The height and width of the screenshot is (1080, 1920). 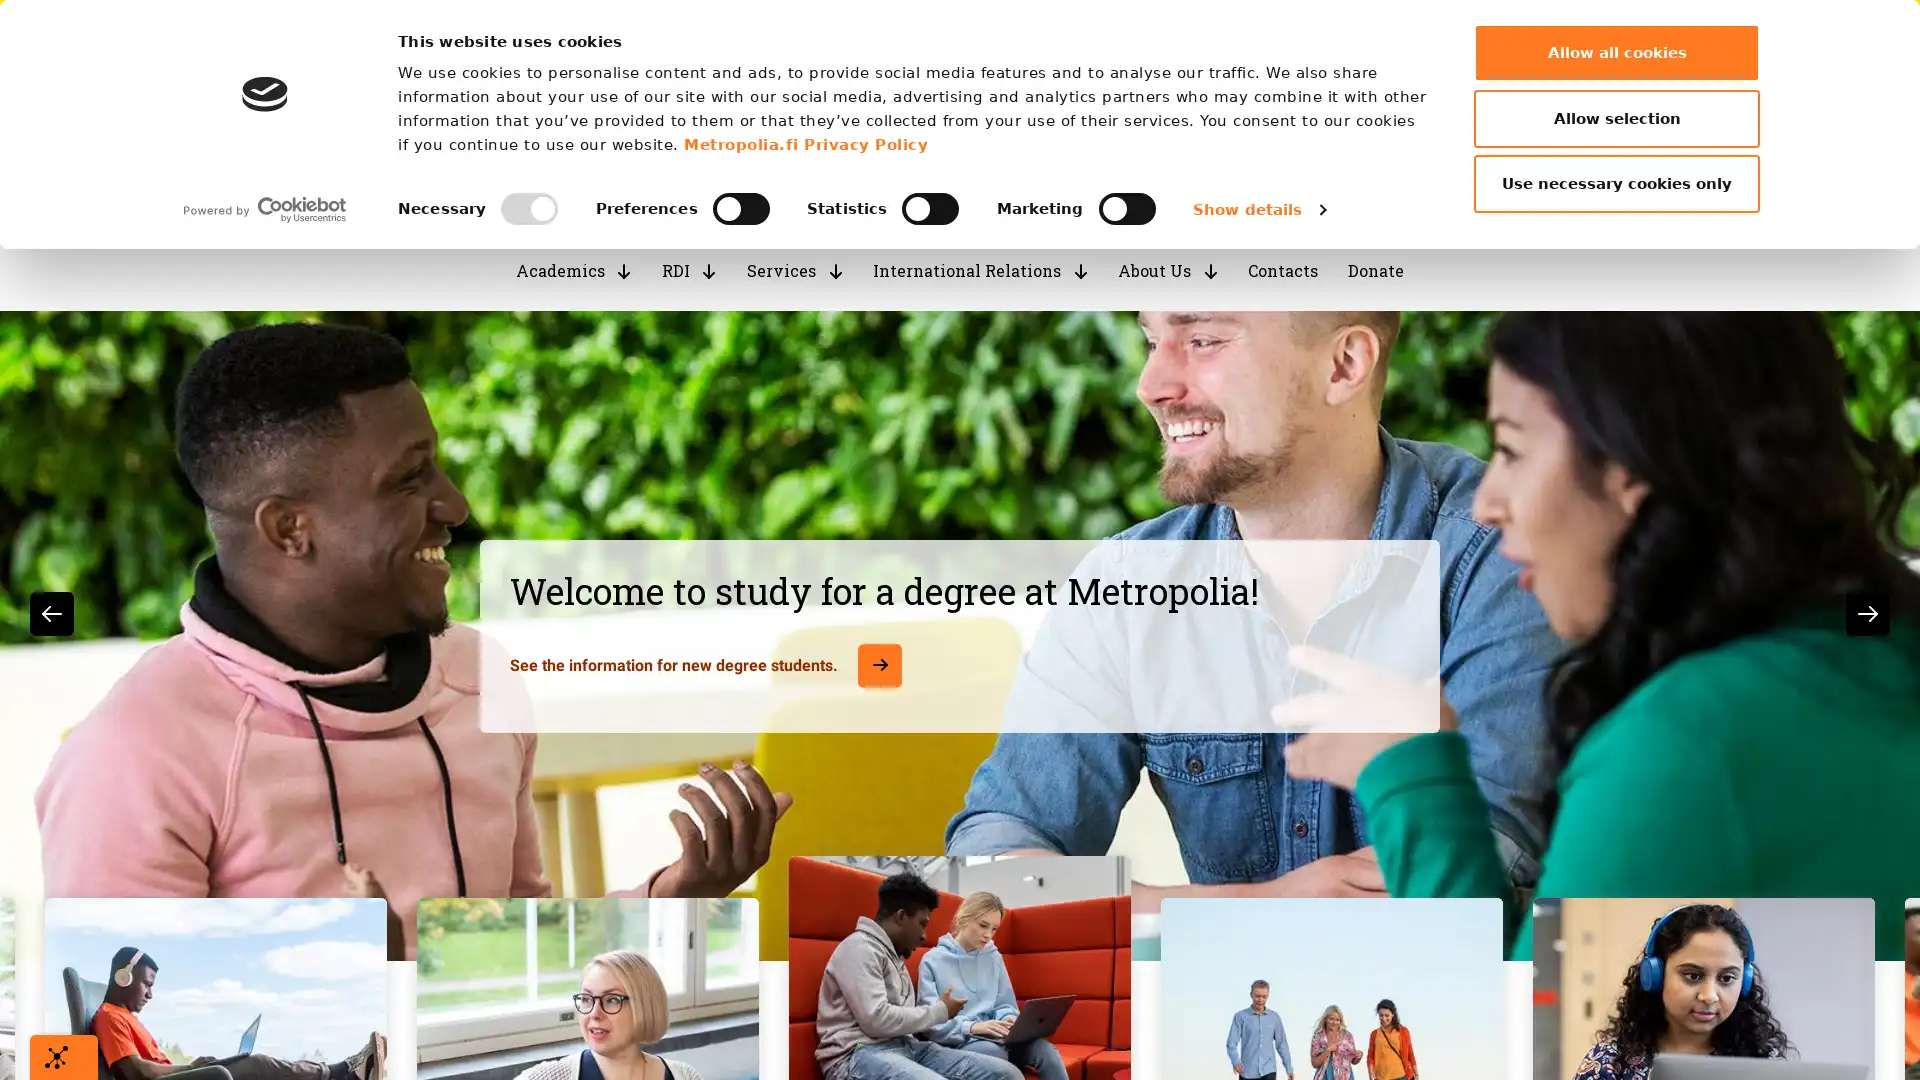 What do you see at coordinates (1866, 612) in the screenshot?
I see `Next` at bounding box center [1866, 612].